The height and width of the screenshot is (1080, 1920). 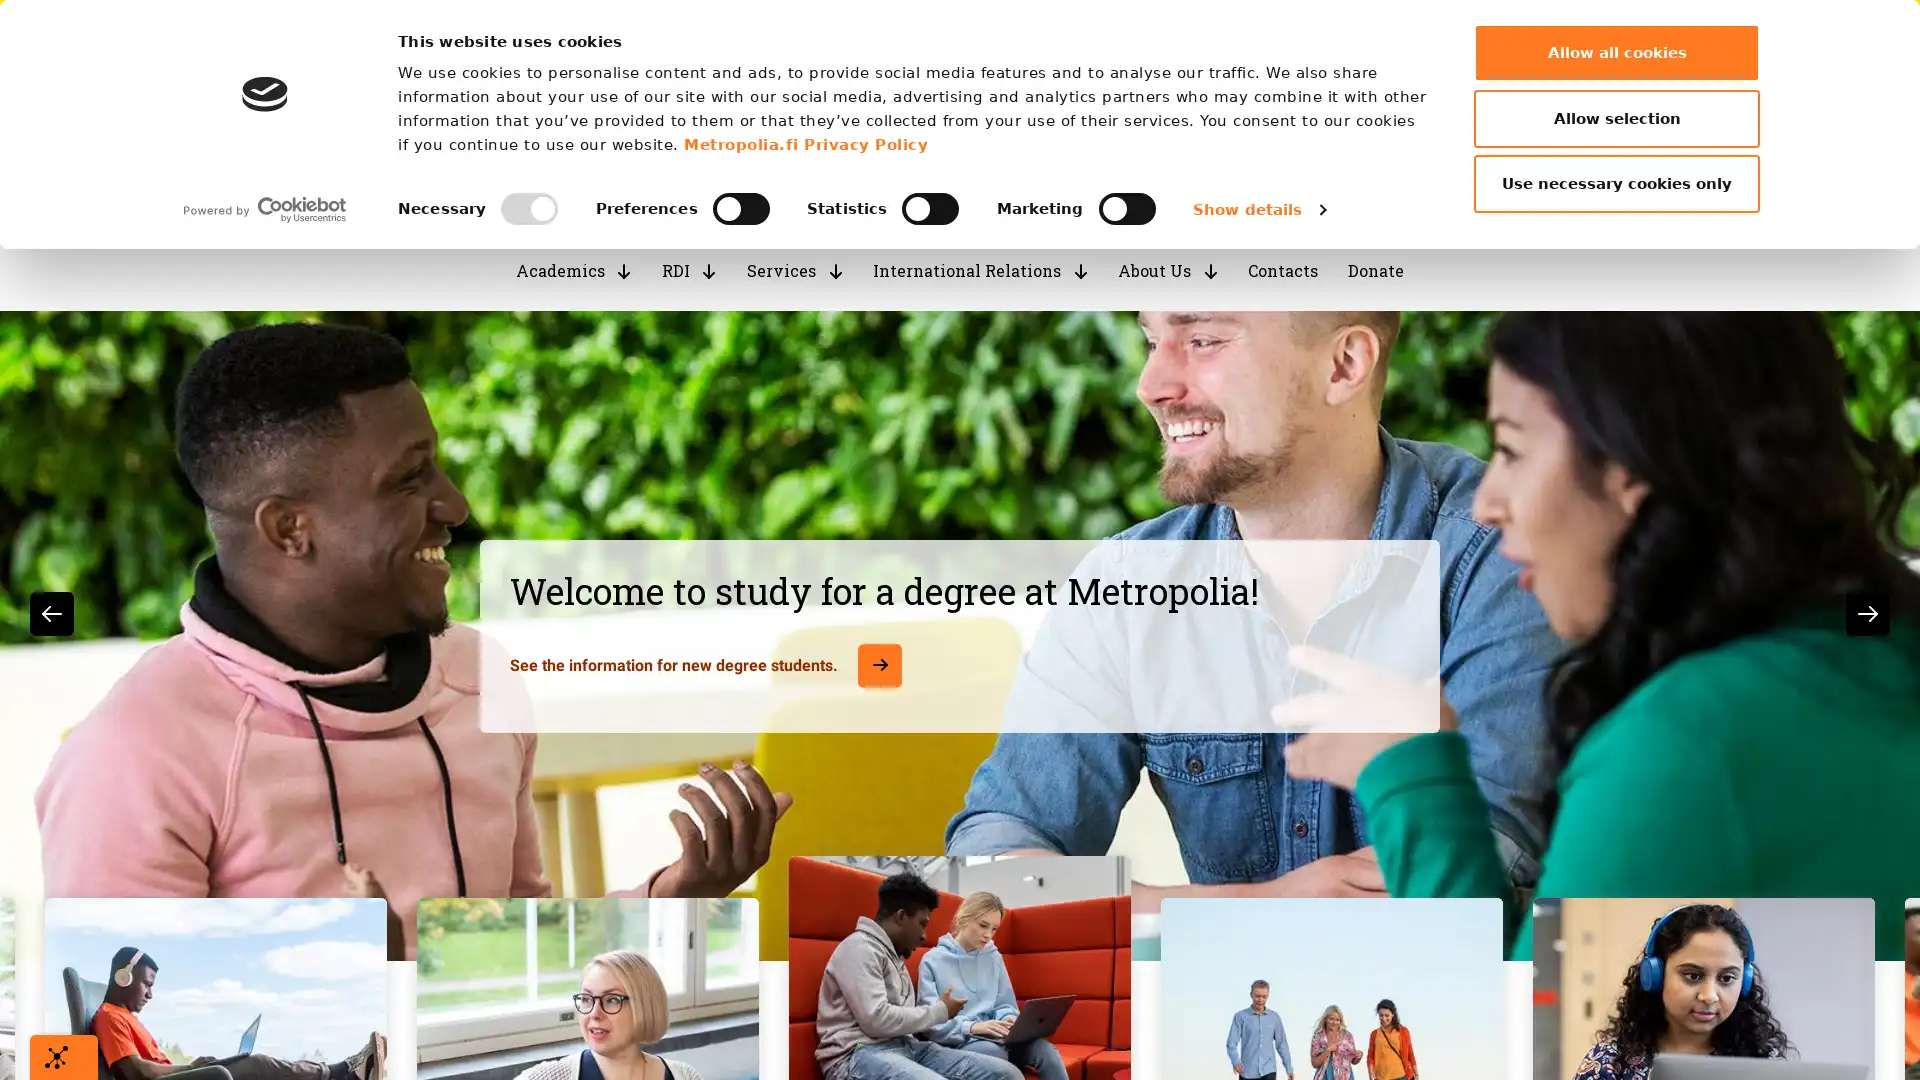 What do you see at coordinates (1866, 612) in the screenshot?
I see `Next` at bounding box center [1866, 612].